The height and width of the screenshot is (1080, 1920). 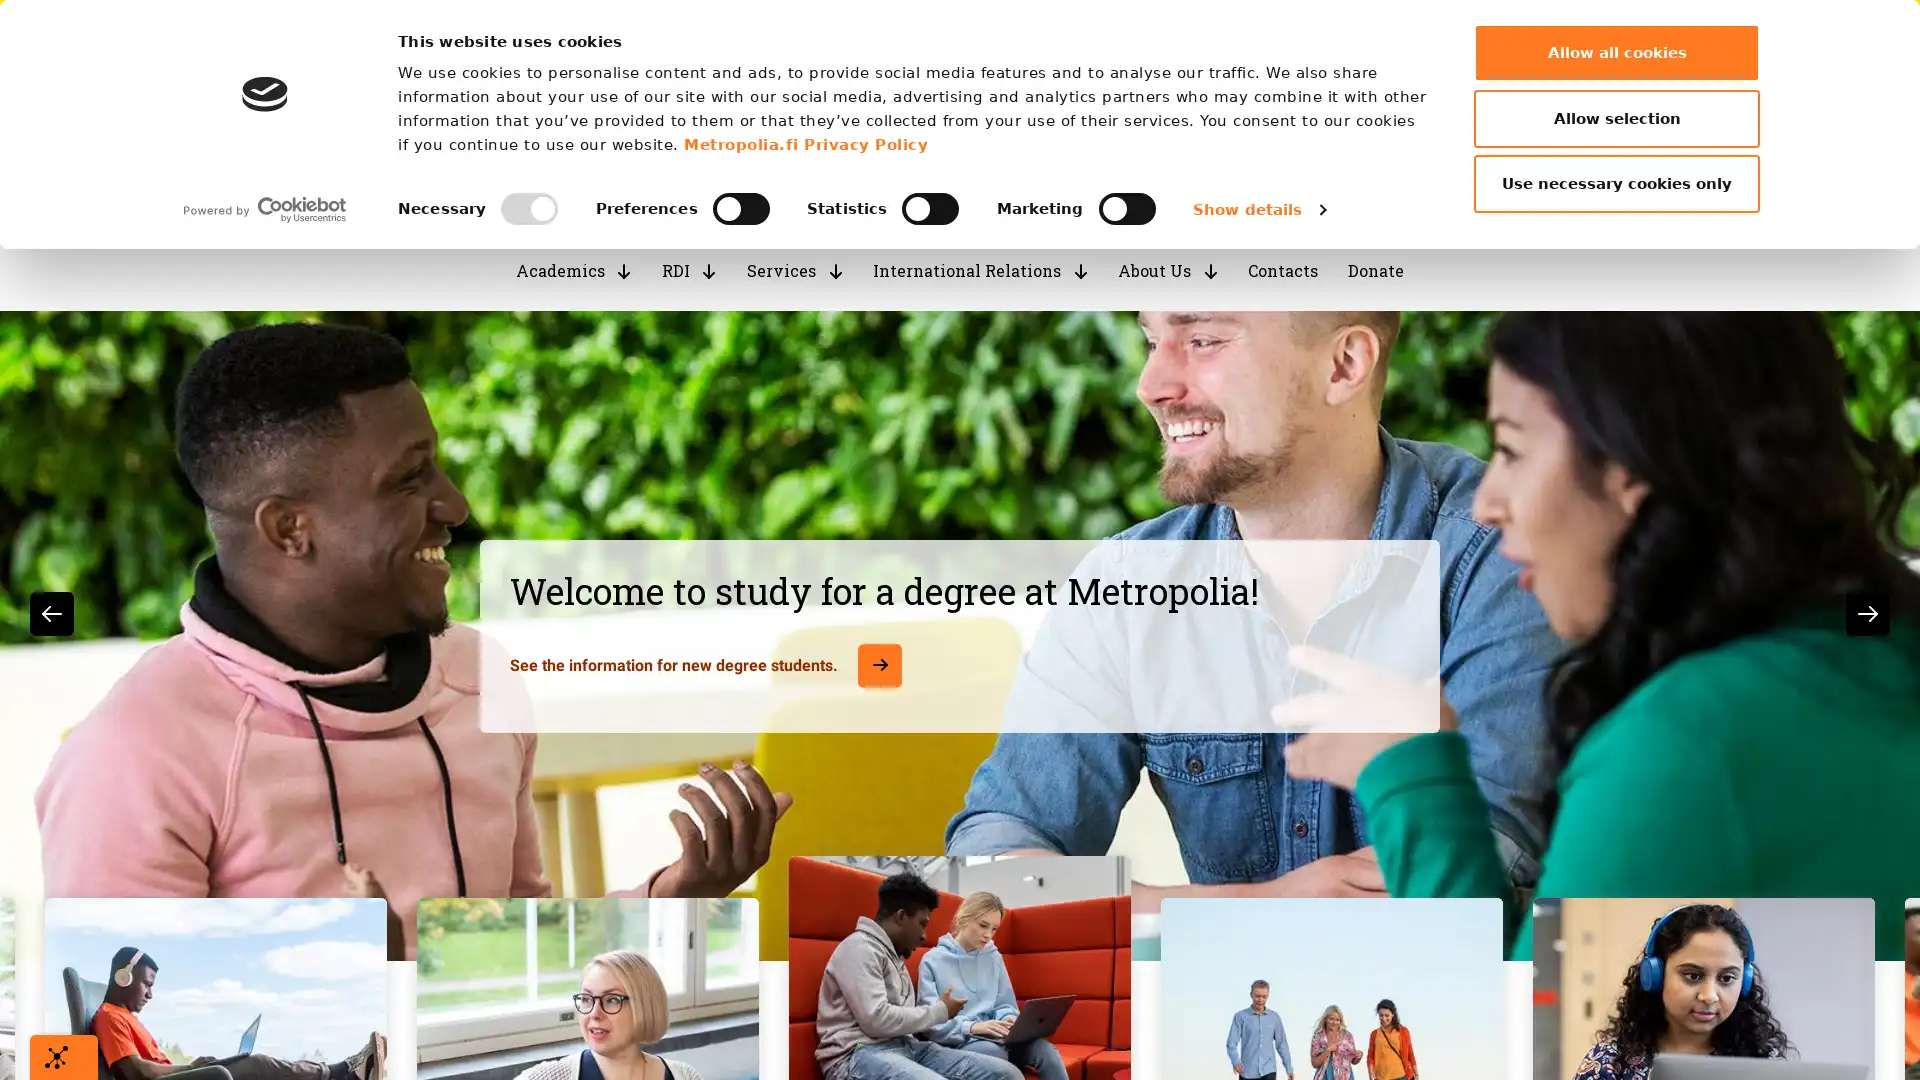 What do you see at coordinates (1866, 612) in the screenshot?
I see `Next` at bounding box center [1866, 612].